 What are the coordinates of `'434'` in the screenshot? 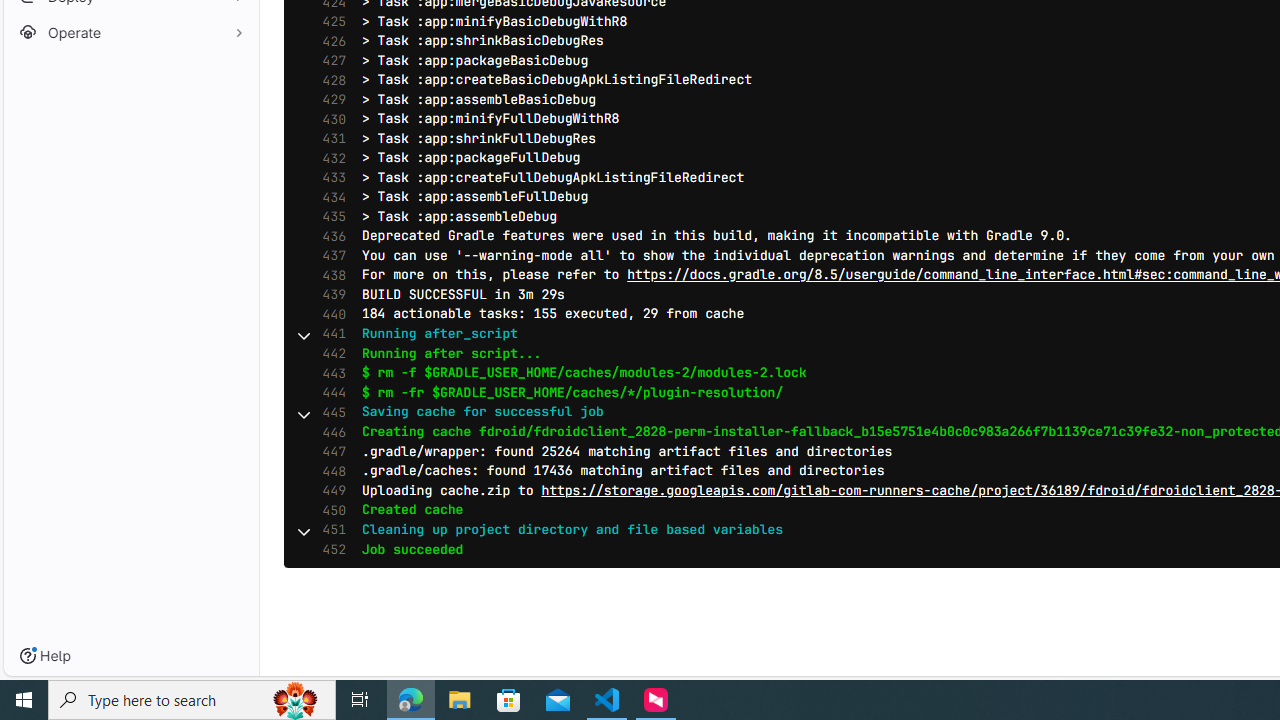 It's located at (329, 197).